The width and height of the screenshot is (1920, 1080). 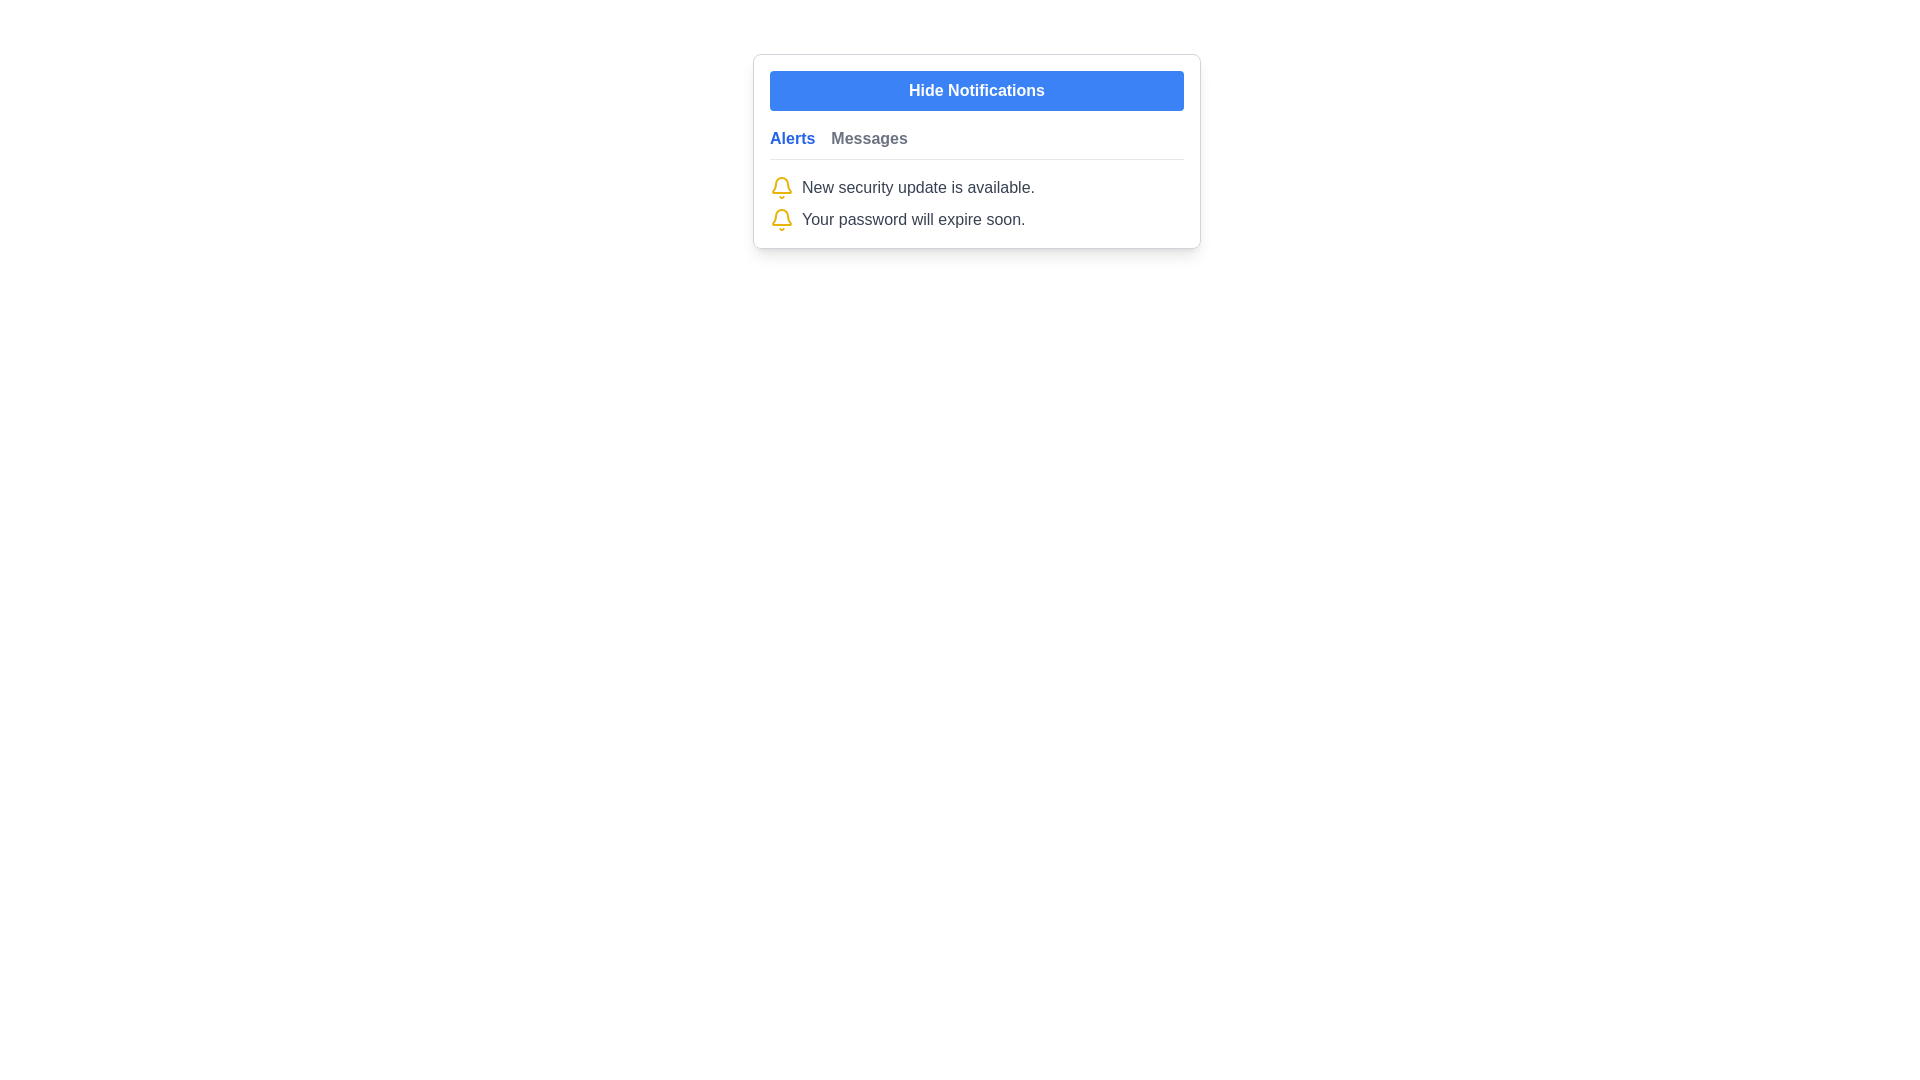 I want to click on the 'Messages' button, which is styled in bold gray text and positioned next to the blue 'Alerts' text in the horizontal navigation bar, so click(x=869, y=137).